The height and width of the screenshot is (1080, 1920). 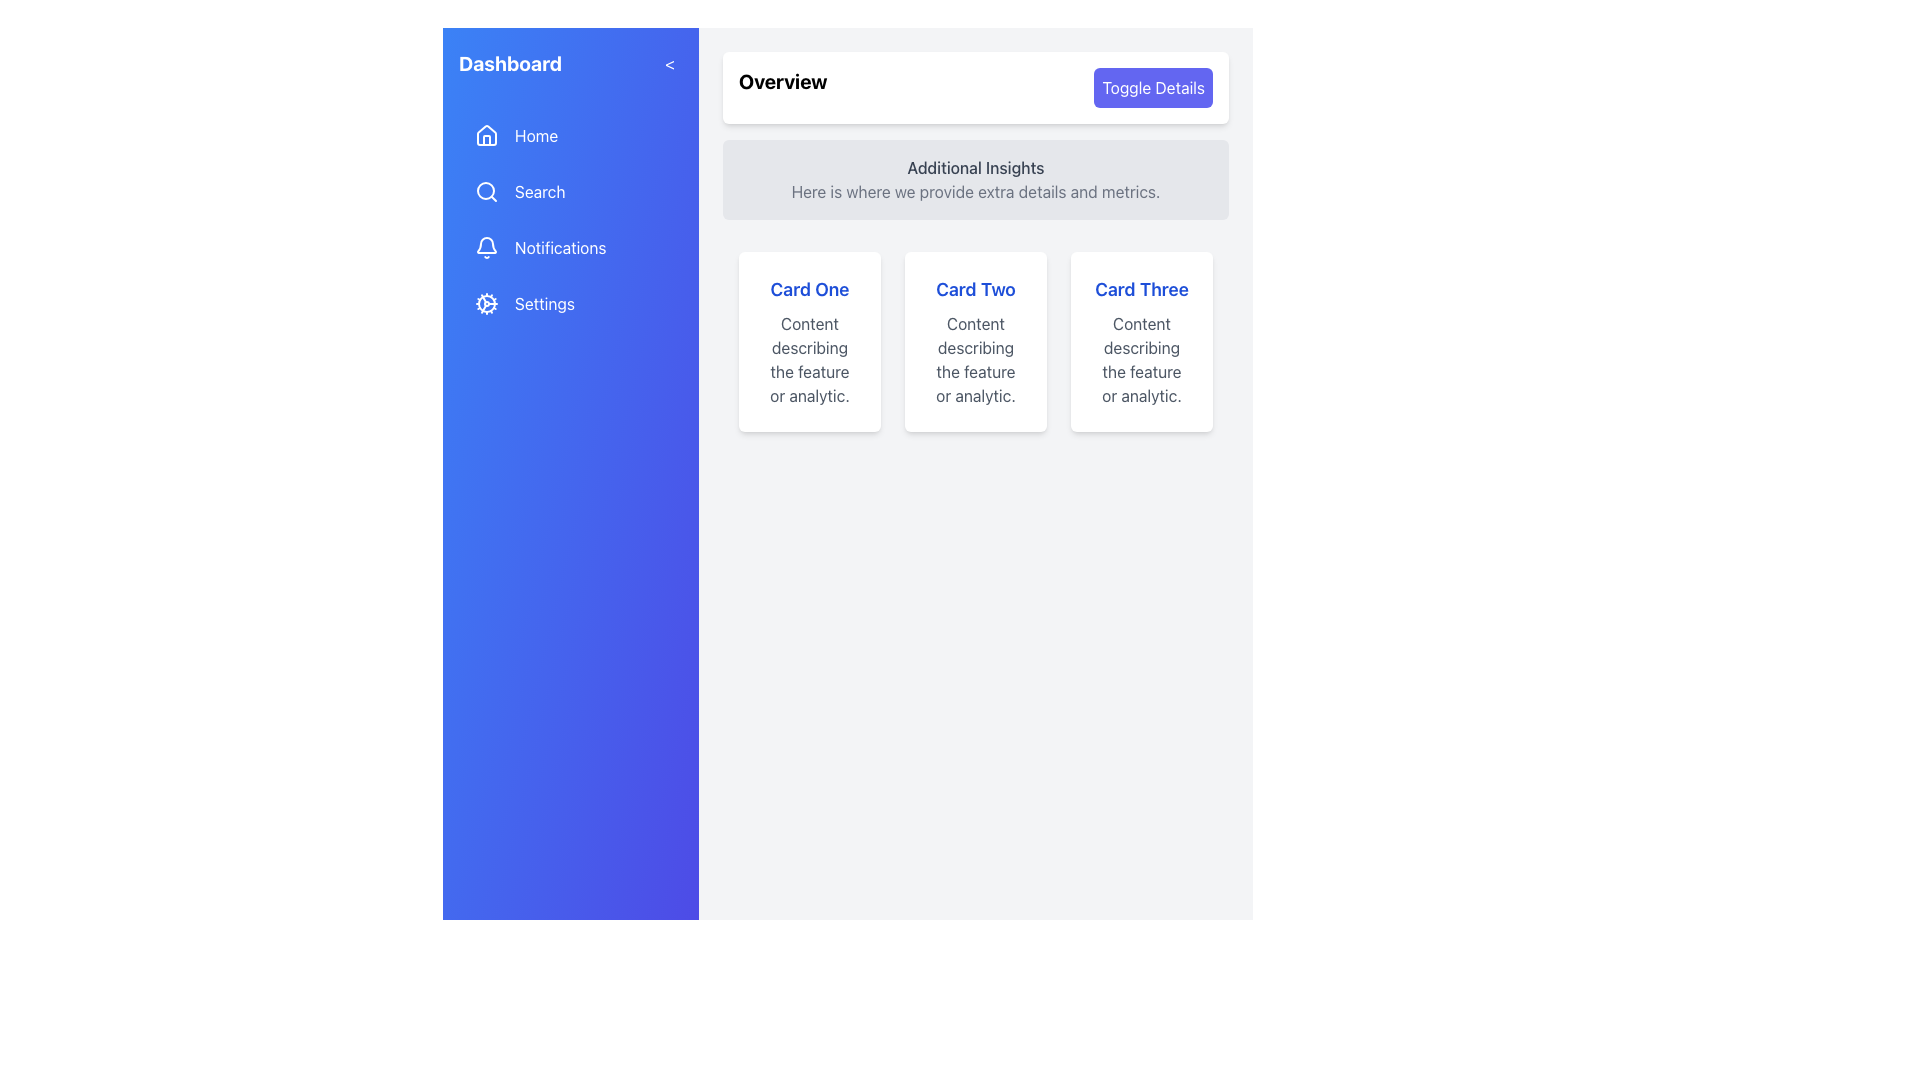 I want to click on the fourth item in the vertical navigation menu located in the left sidebar, so click(x=570, y=304).